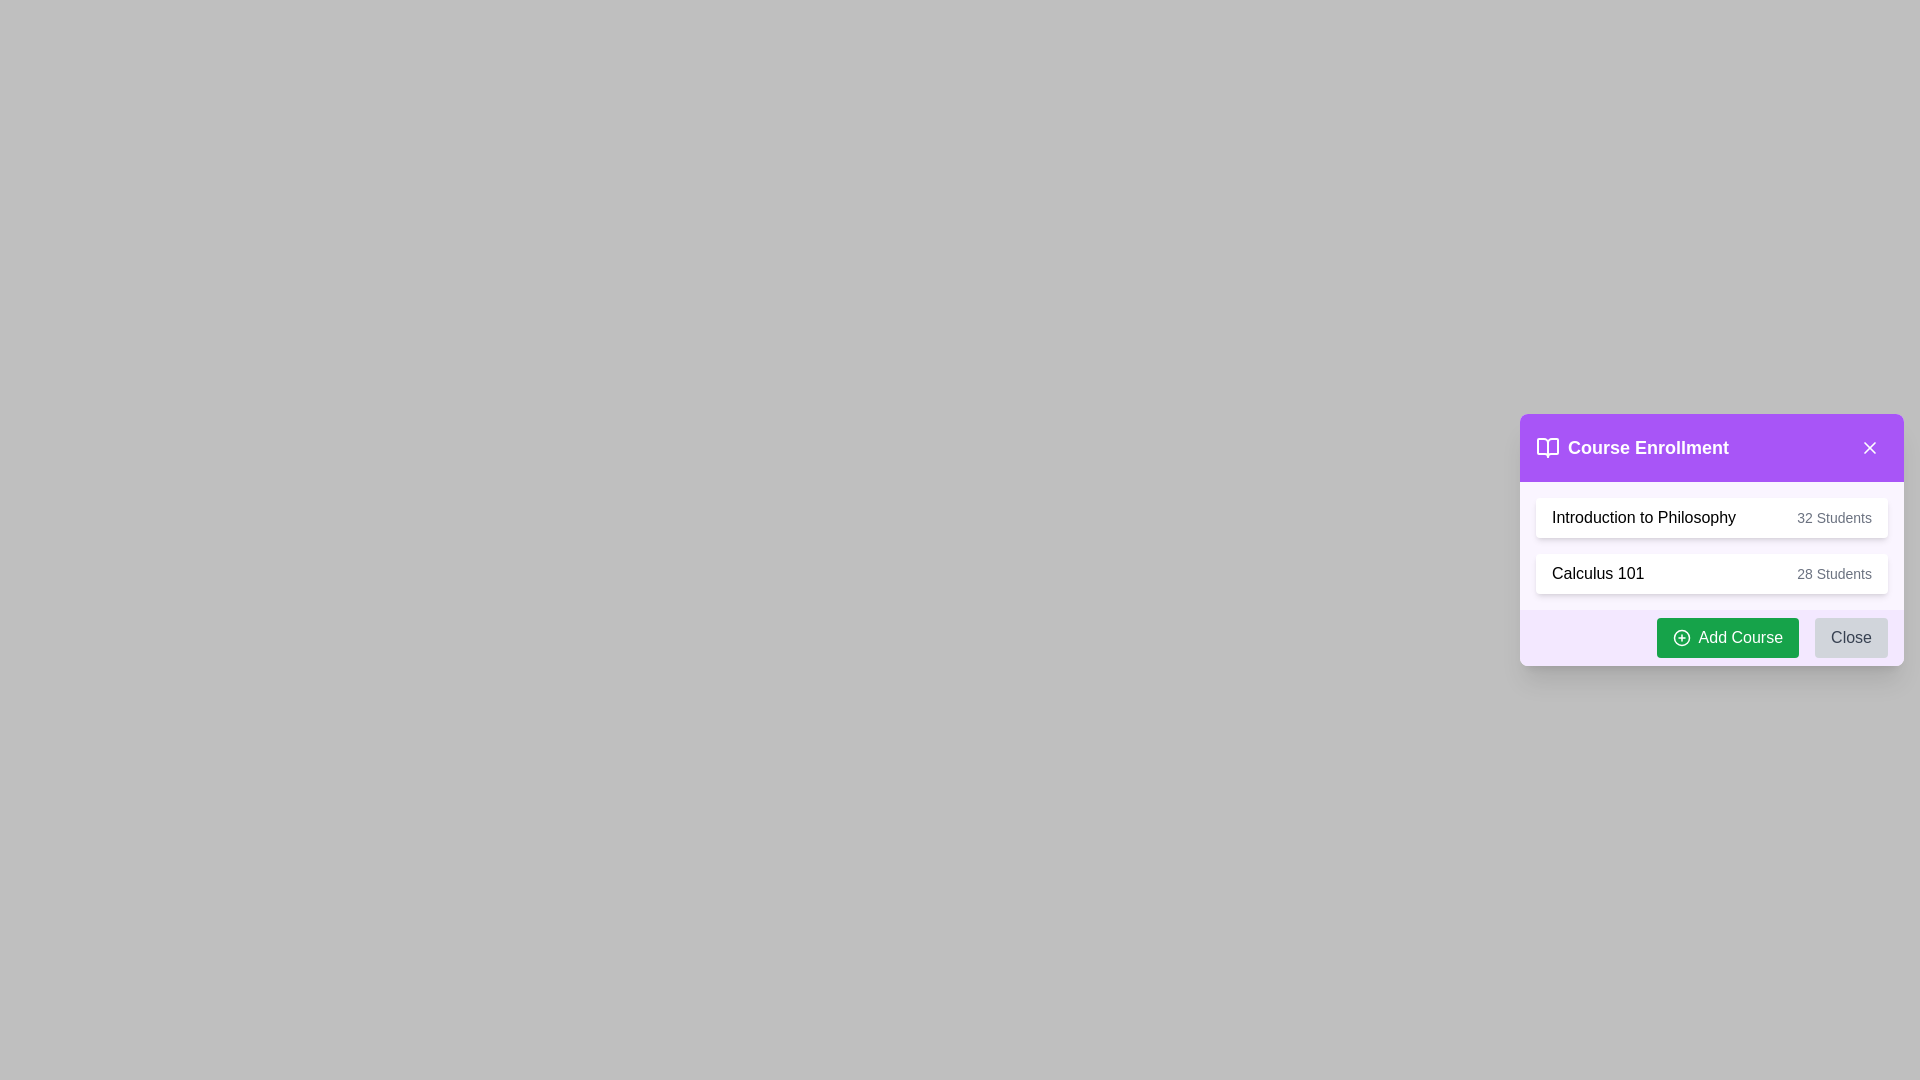 Image resolution: width=1920 pixels, height=1080 pixels. I want to click on the 'Calculus 101' text label, so click(1597, 574).